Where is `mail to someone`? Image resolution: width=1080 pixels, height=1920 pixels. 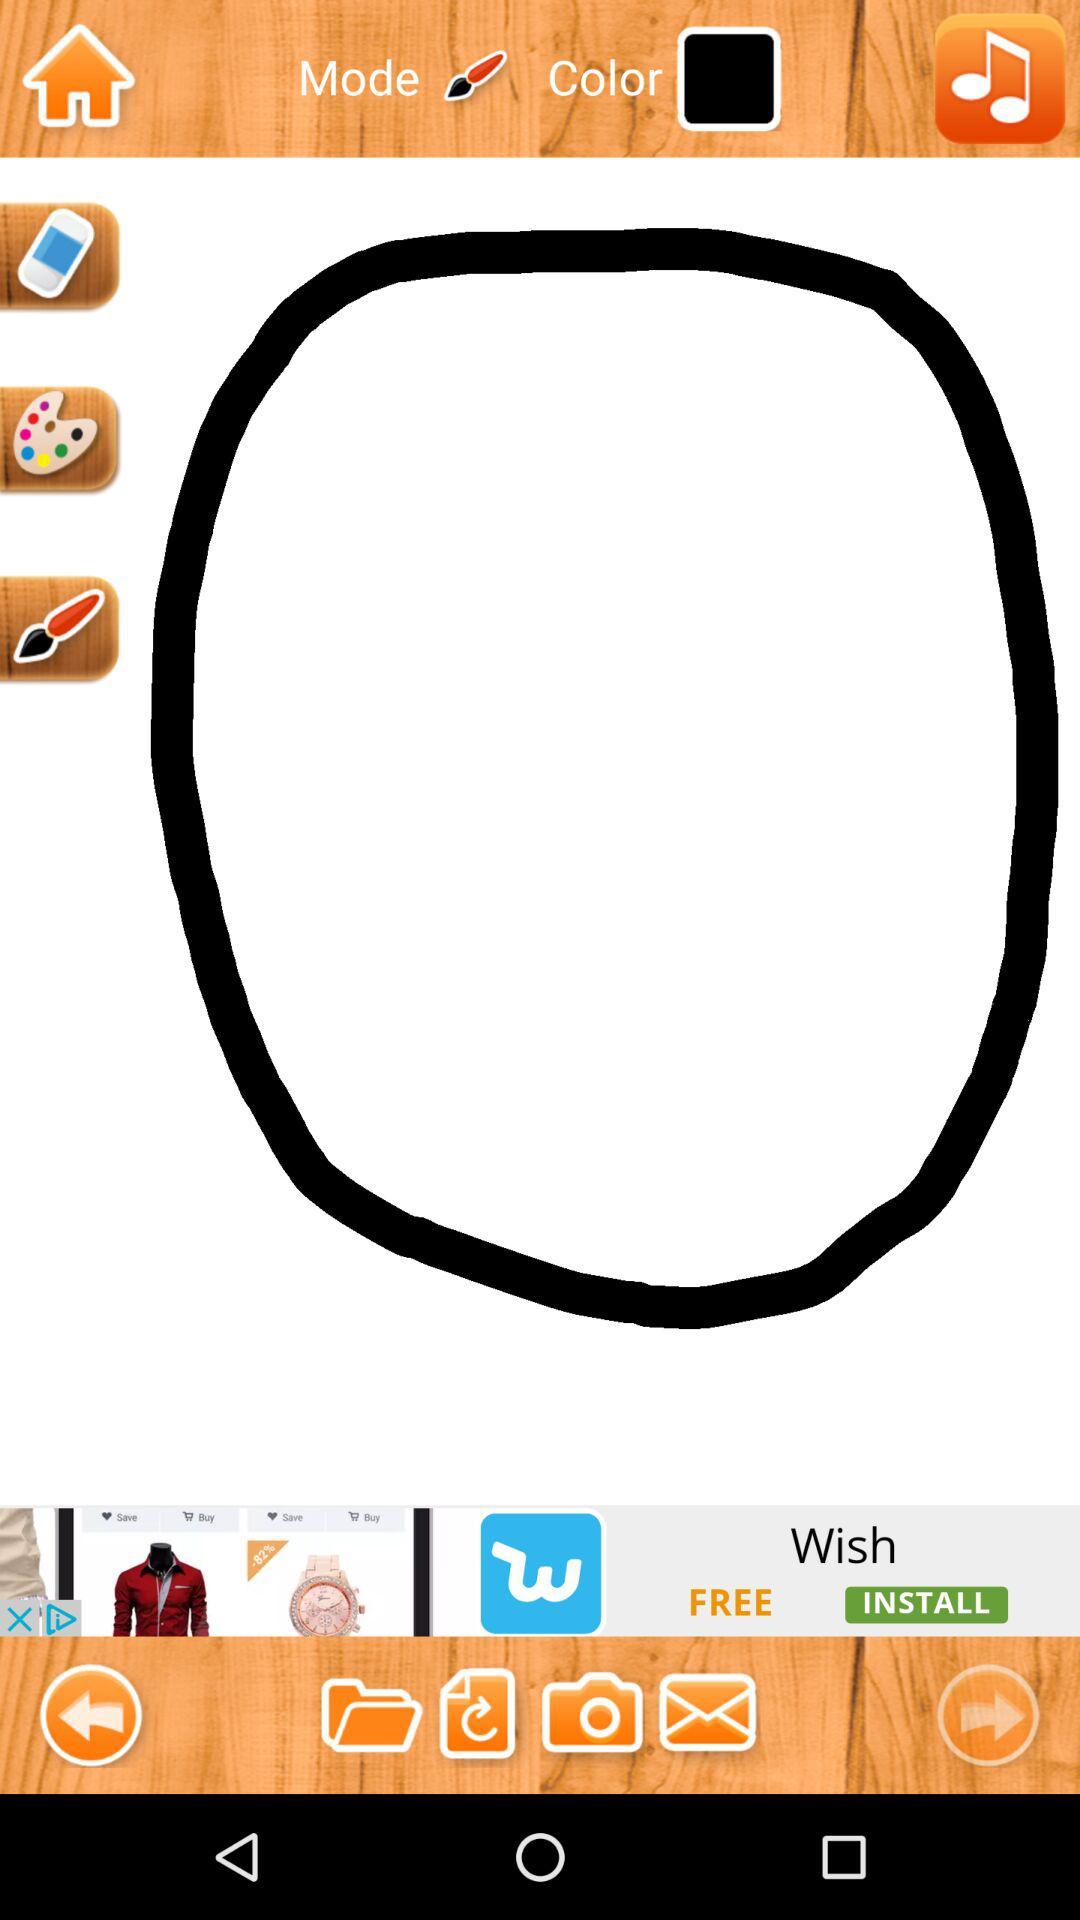 mail to someone is located at coordinates (707, 1714).